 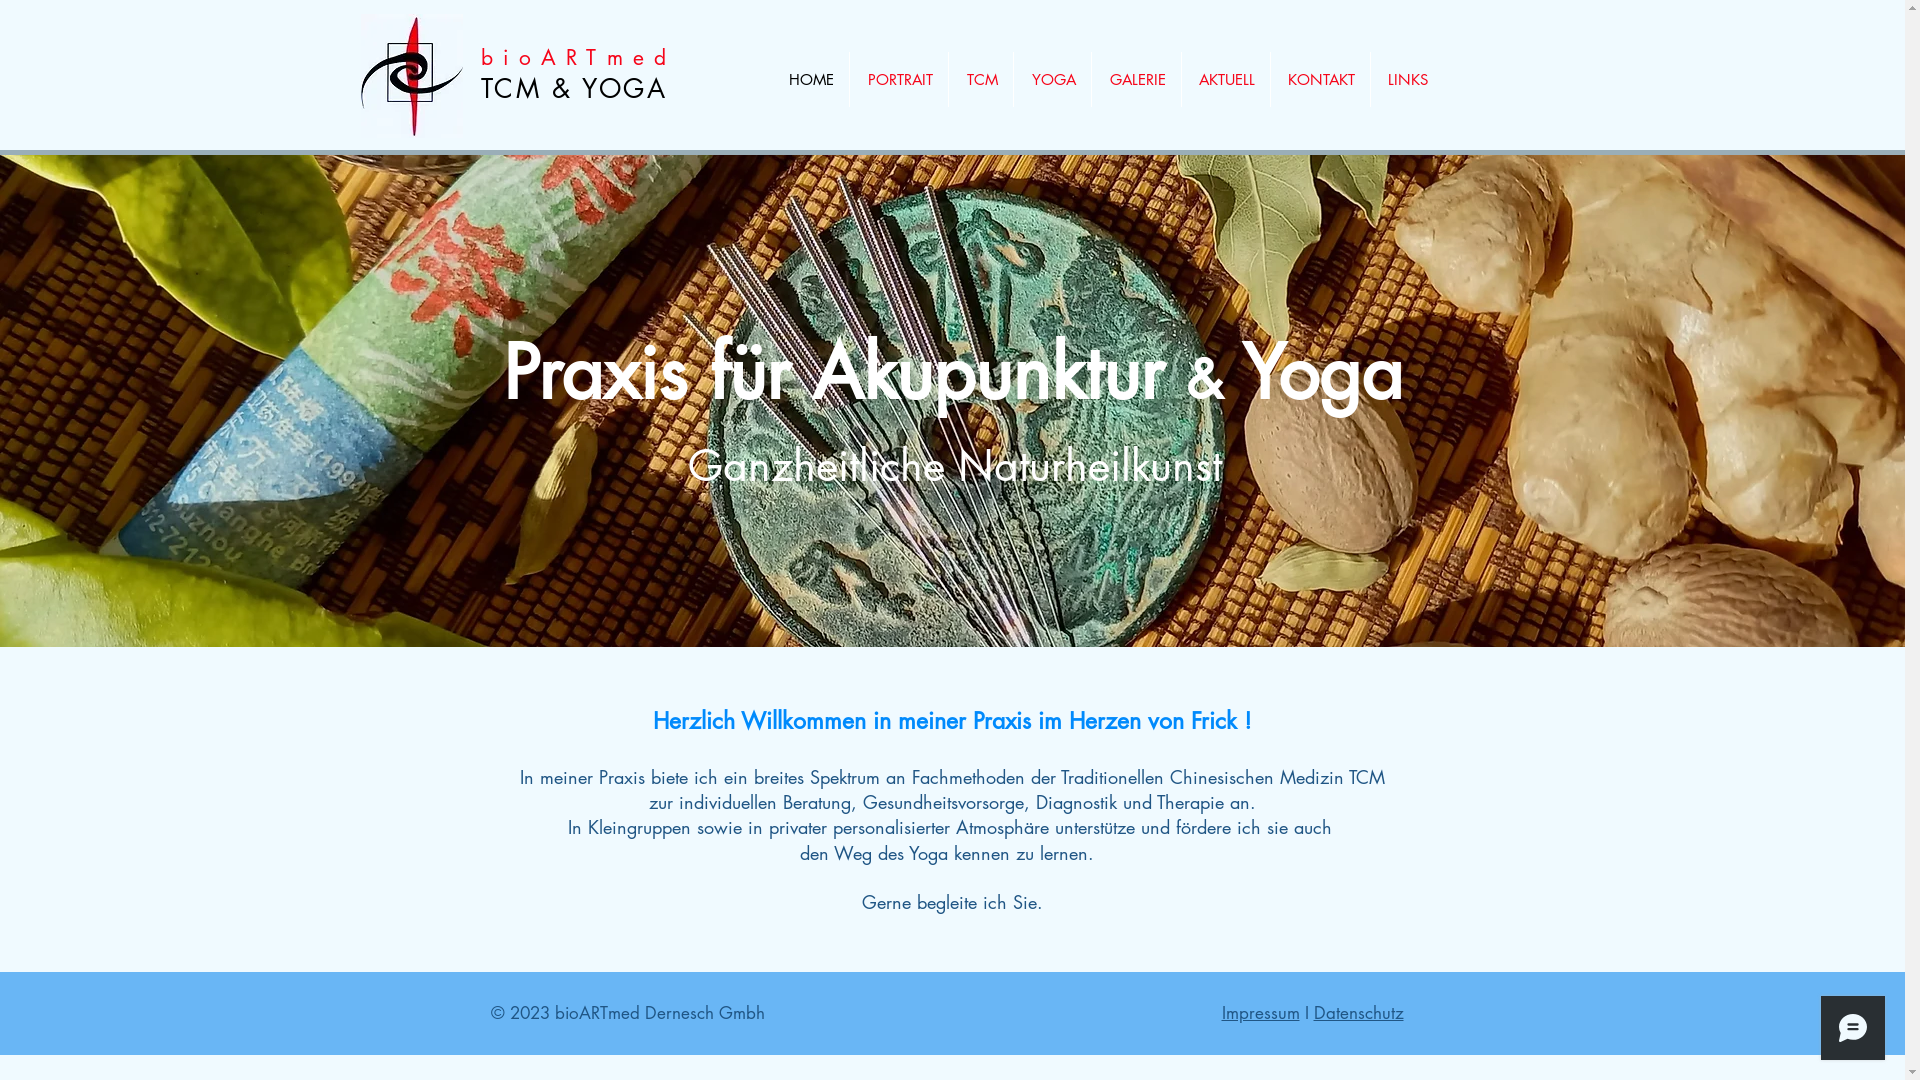 I want to click on 'GALERIE', so click(x=1136, y=78).